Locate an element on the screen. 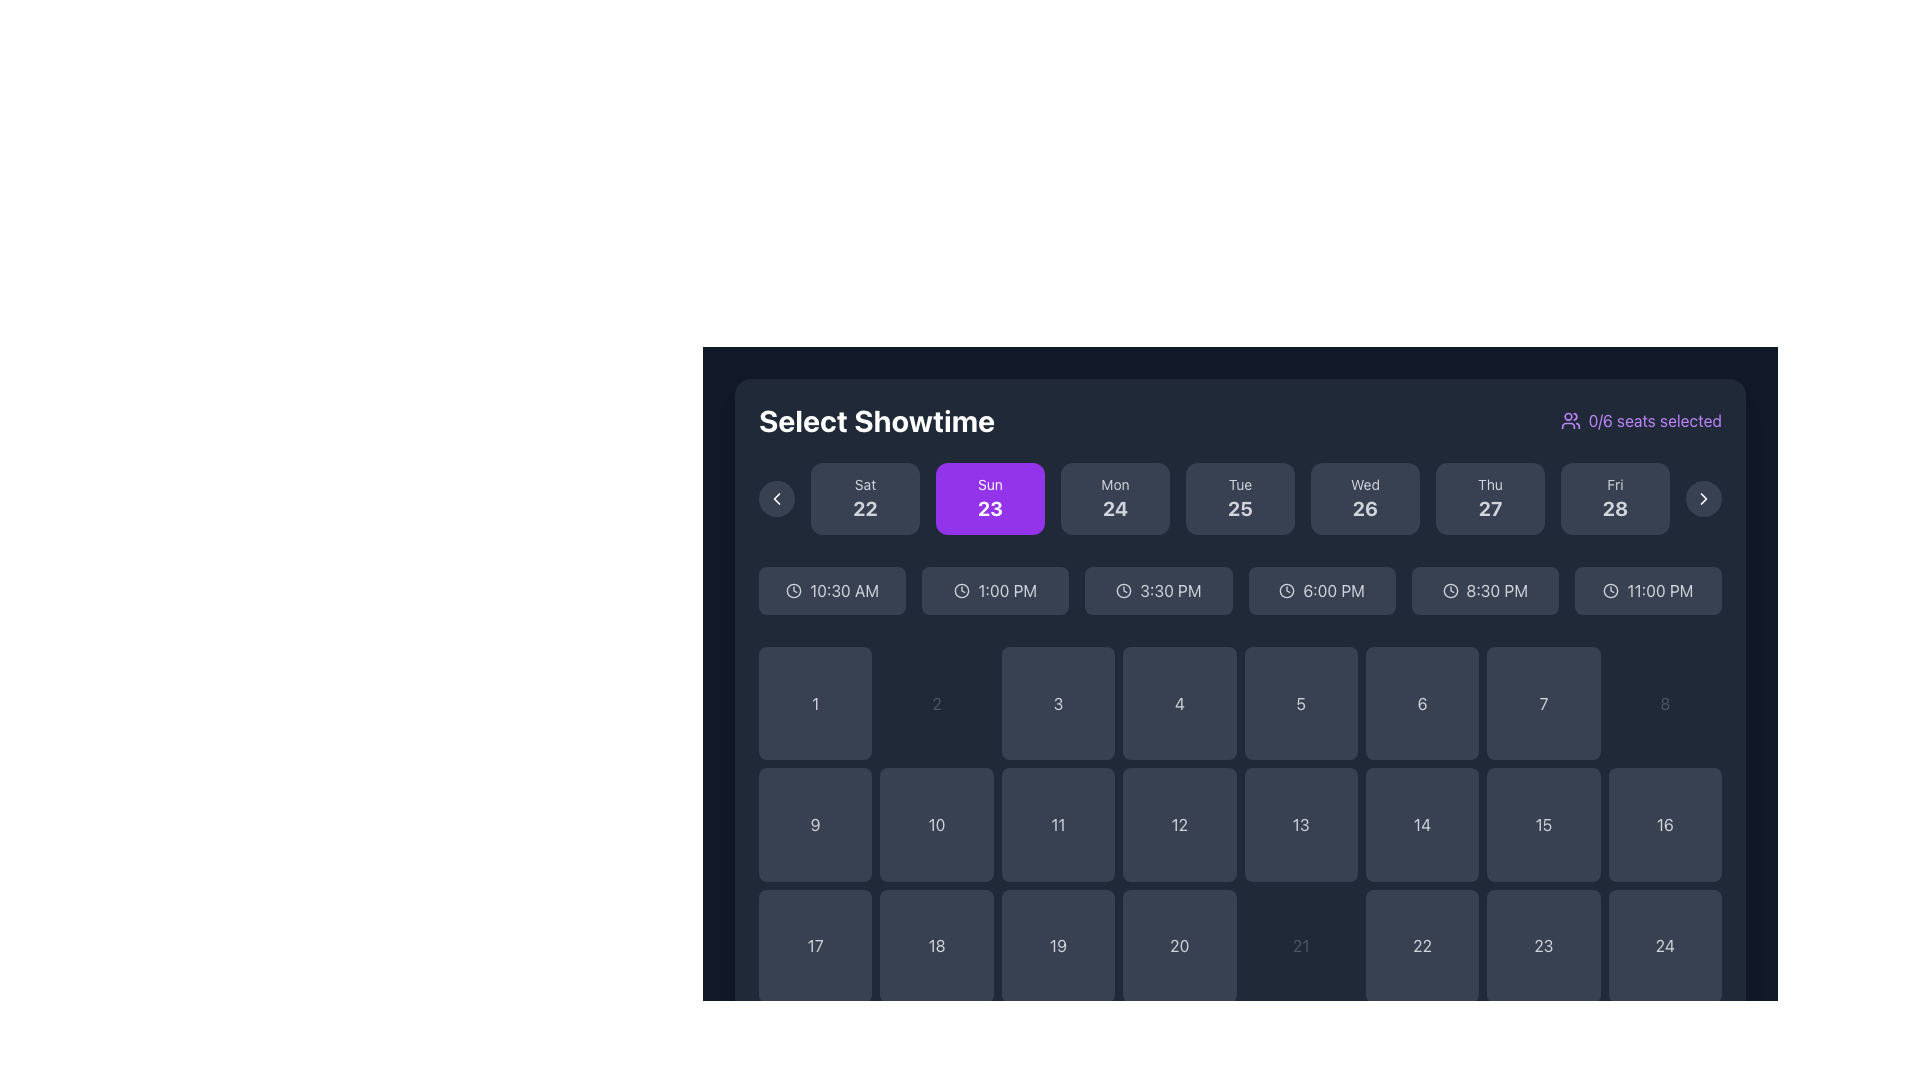  the square-shaped button with a rounded border and dark background that displays the number '24' prominently in its center is located at coordinates (1665, 945).